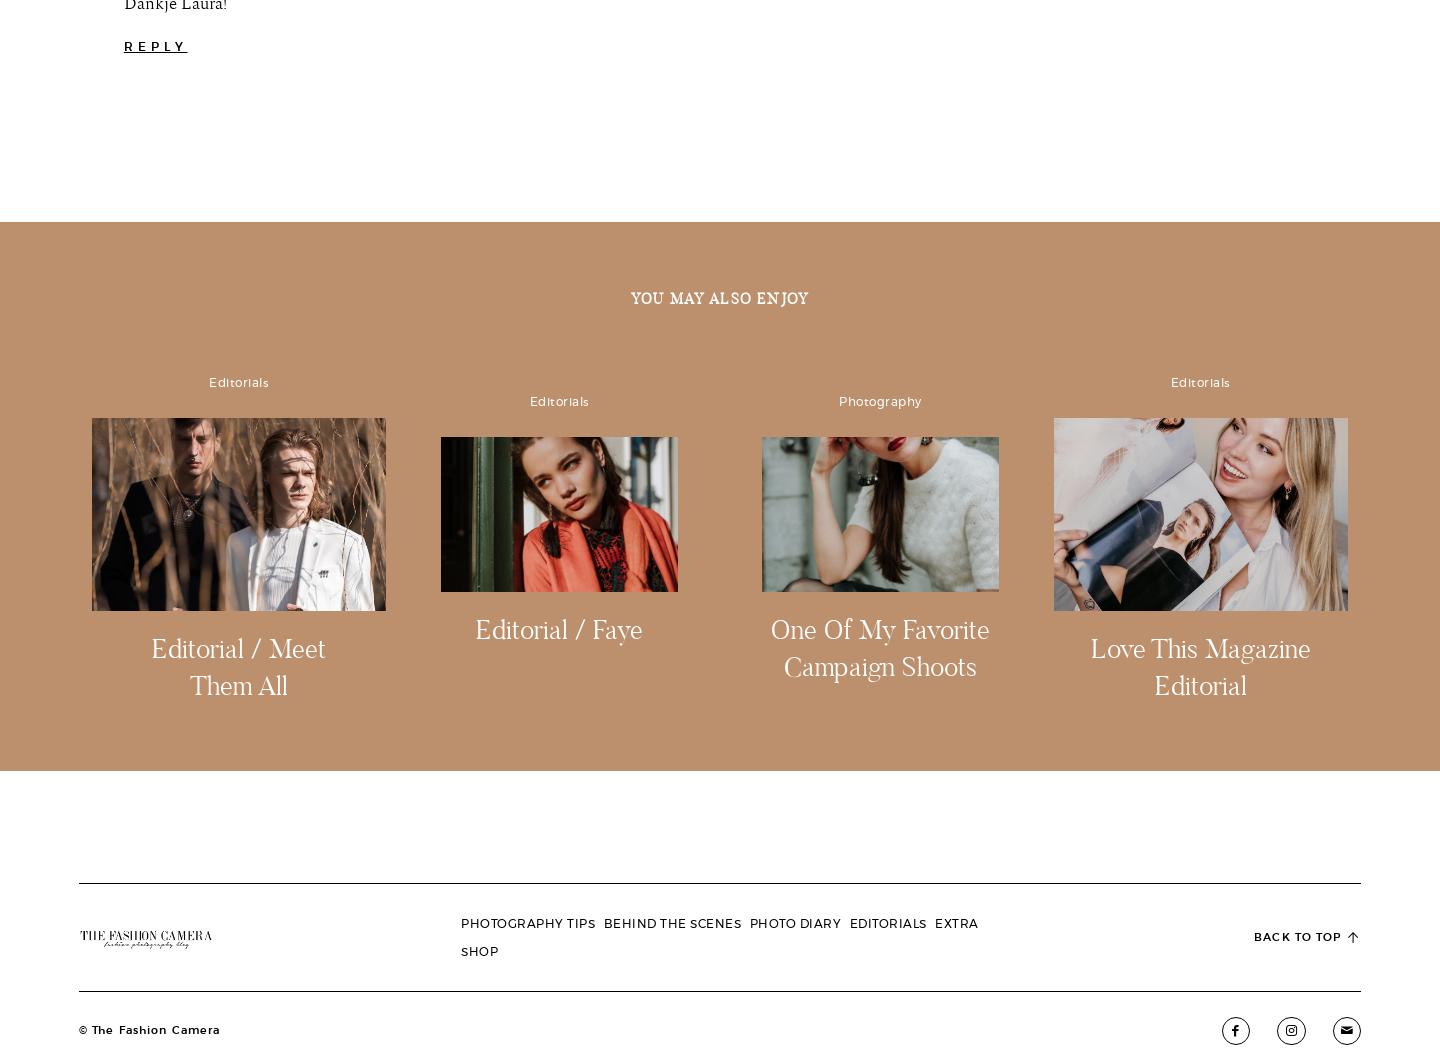  What do you see at coordinates (956, 796) in the screenshot?
I see `'Lightroom Presets'` at bounding box center [956, 796].